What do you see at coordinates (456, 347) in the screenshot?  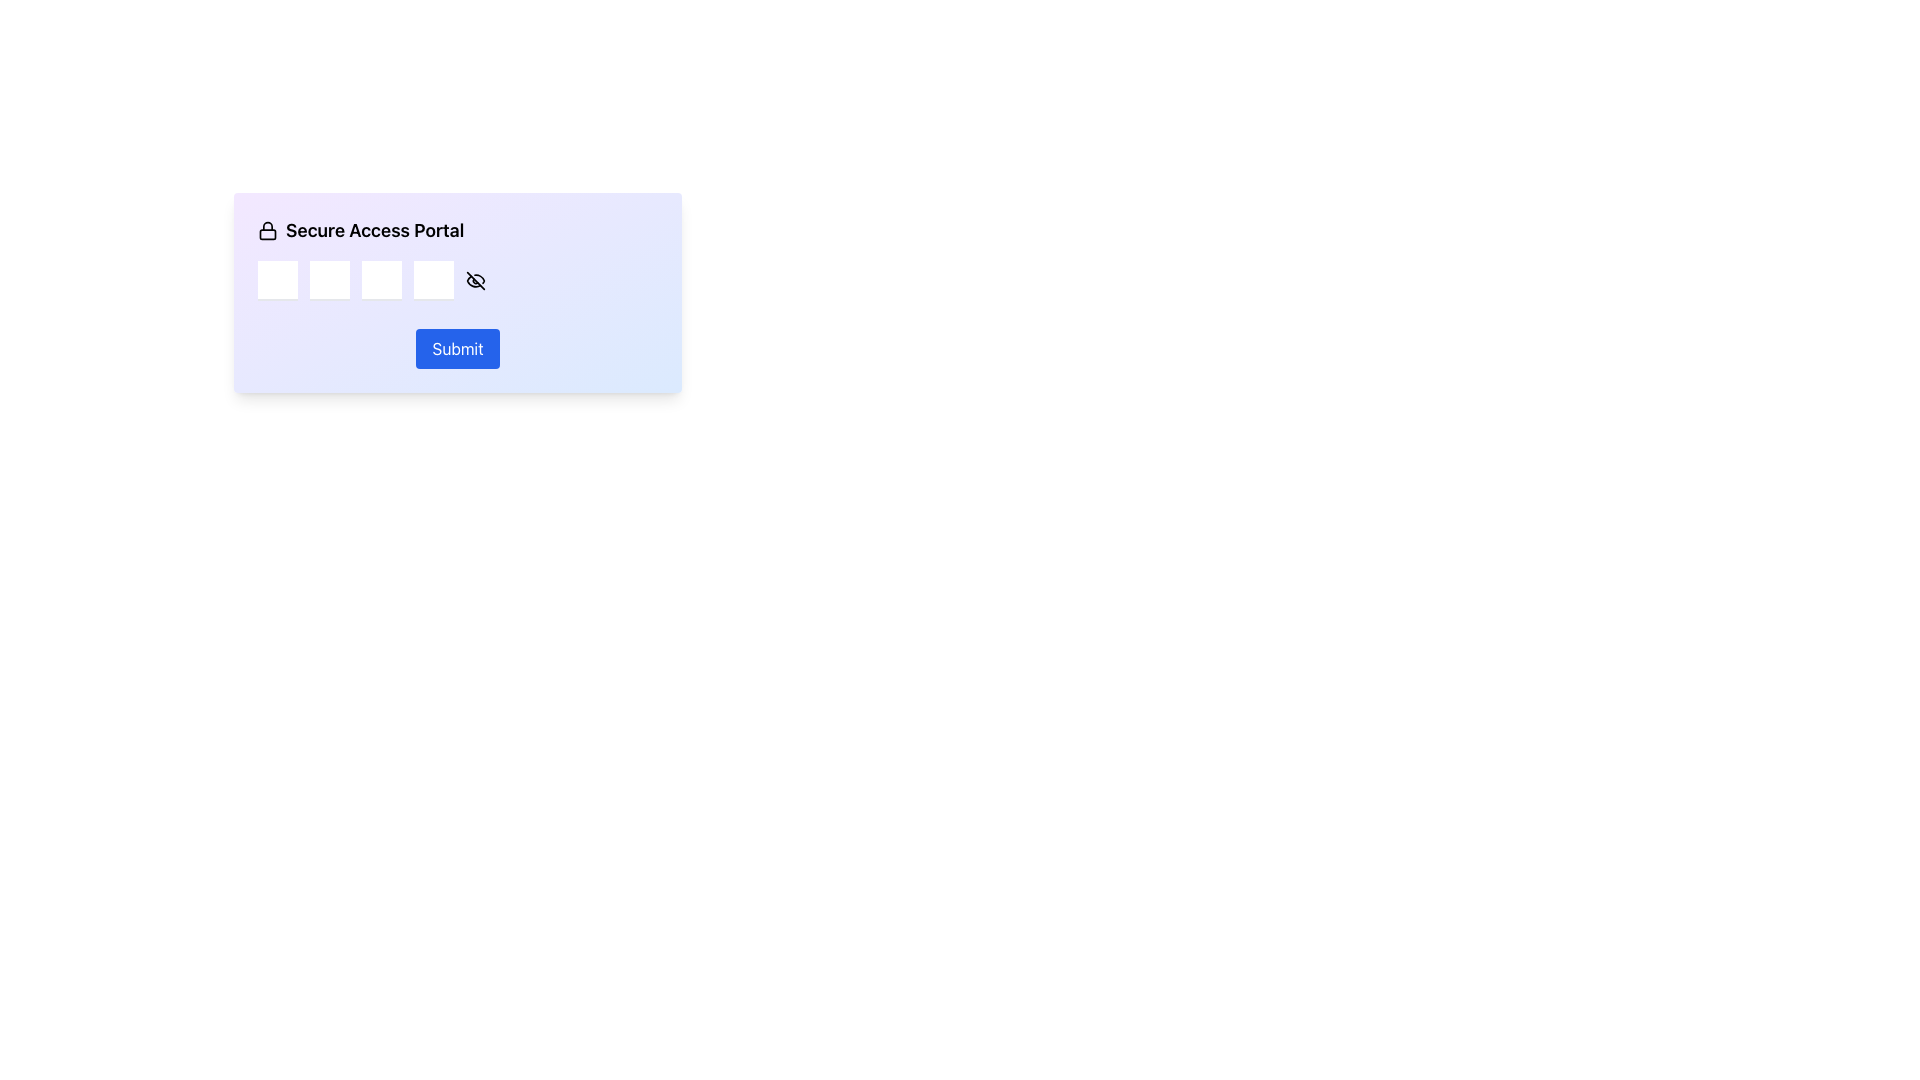 I see `the submission button located at the bottom right of the 'Secure Access Portal' card` at bounding box center [456, 347].